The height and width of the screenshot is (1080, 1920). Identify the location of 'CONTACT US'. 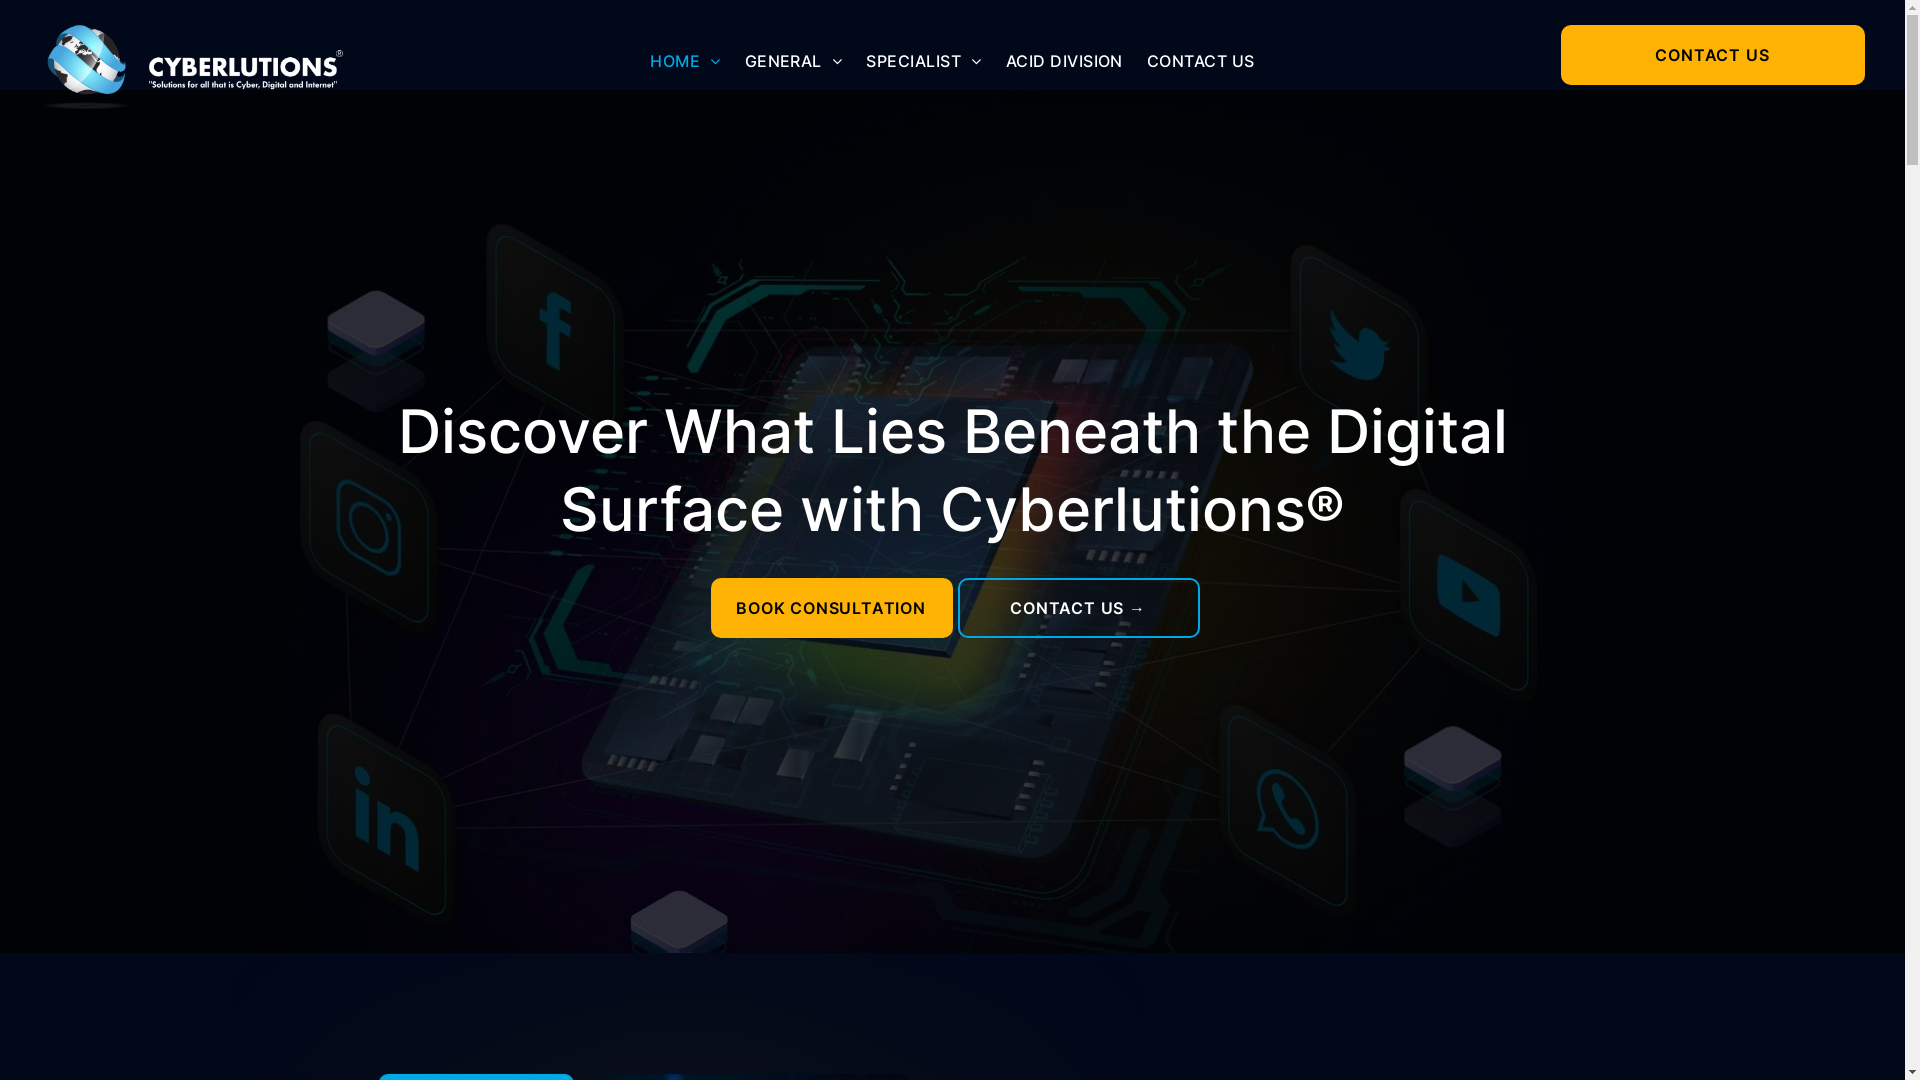
(1200, 60).